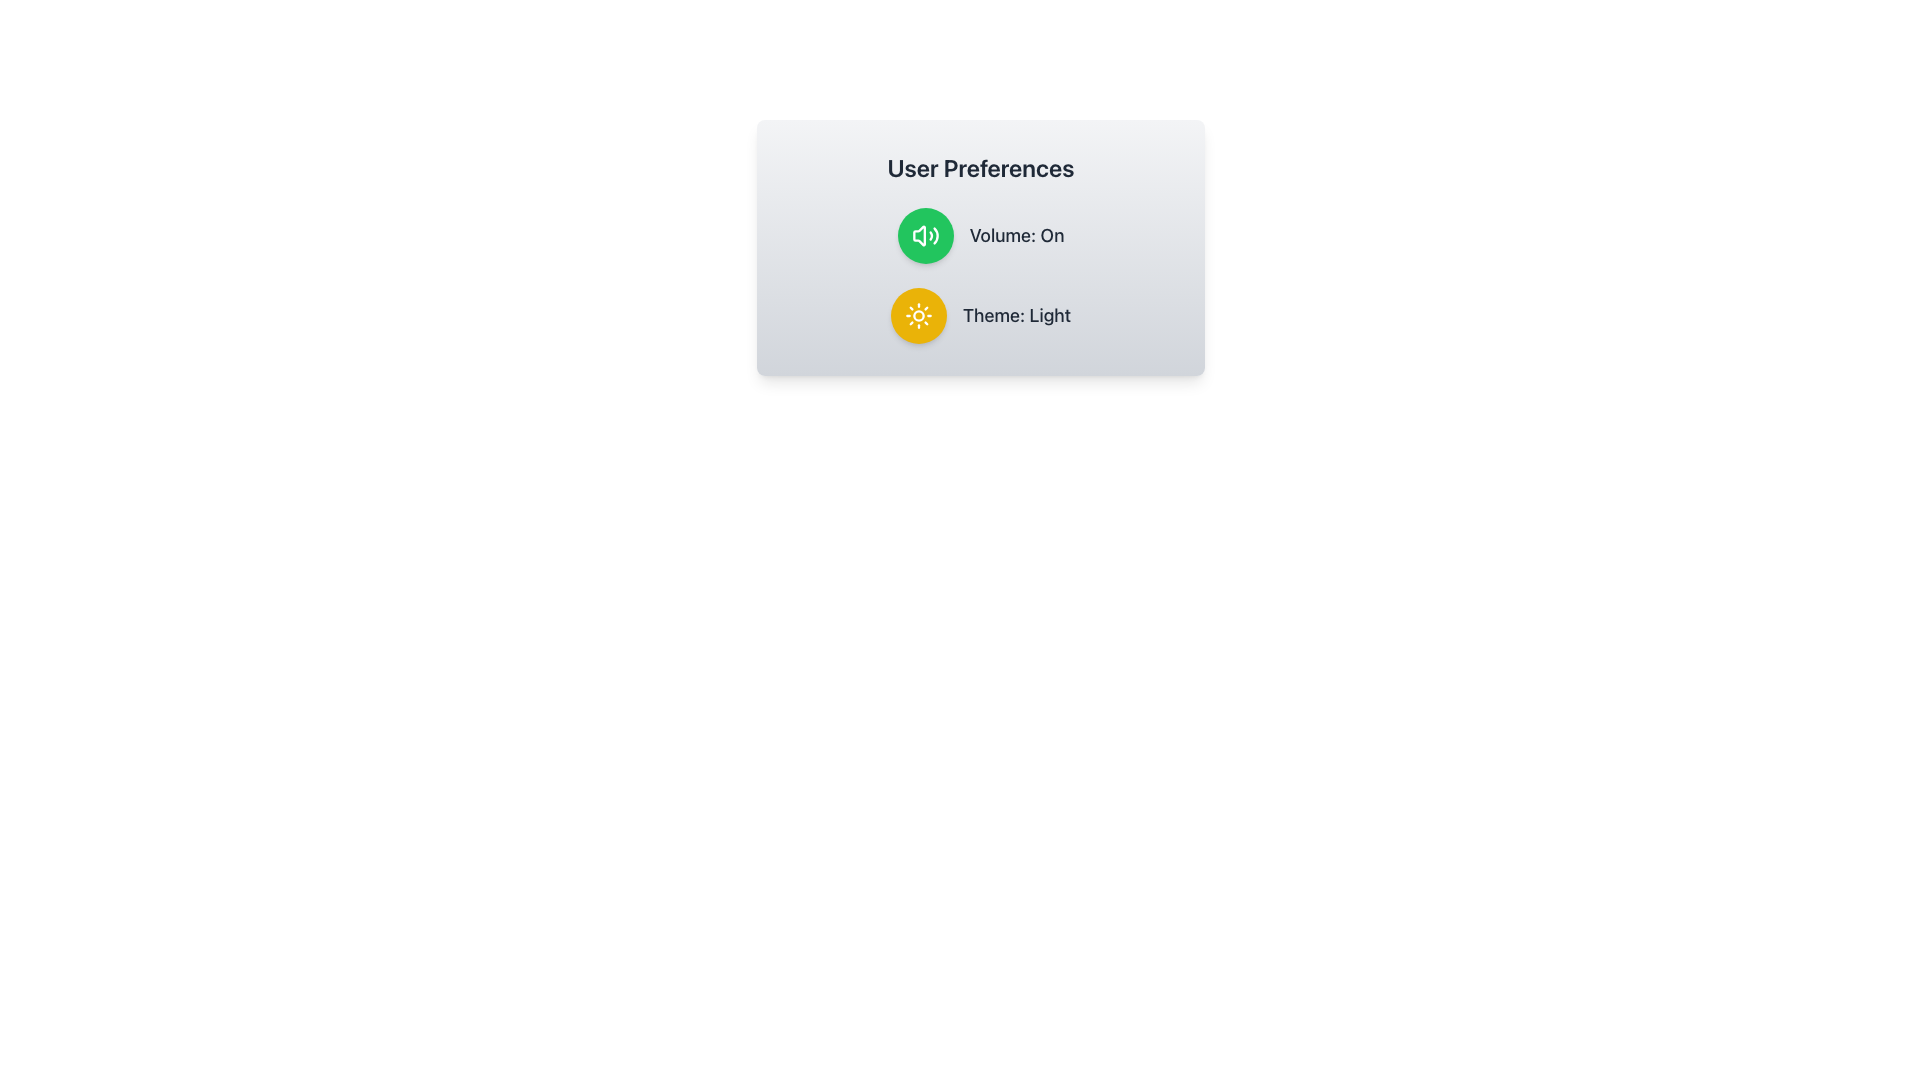  I want to click on text of the informational display indicating the volume status, which is represented by a green circular icon with a speaker symbol and the text 'Volume: On', so click(980, 234).